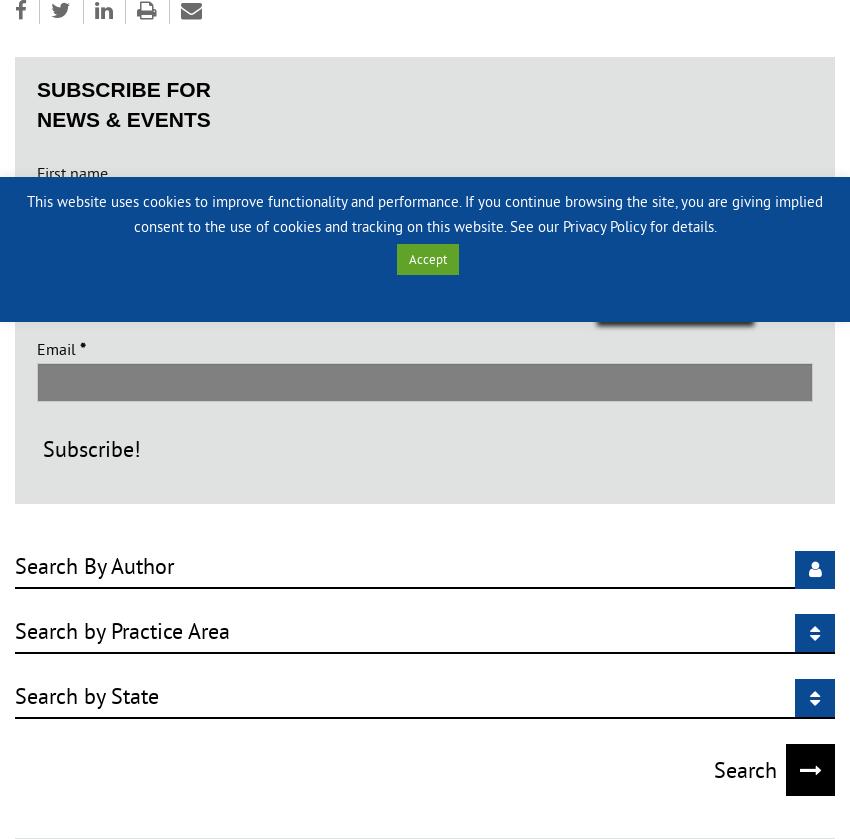 The height and width of the screenshot is (839, 850). What do you see at coordinates (13, 630) in the screenshot?
I see `'Search by Practice Area'` at bounding box center [13, 630].